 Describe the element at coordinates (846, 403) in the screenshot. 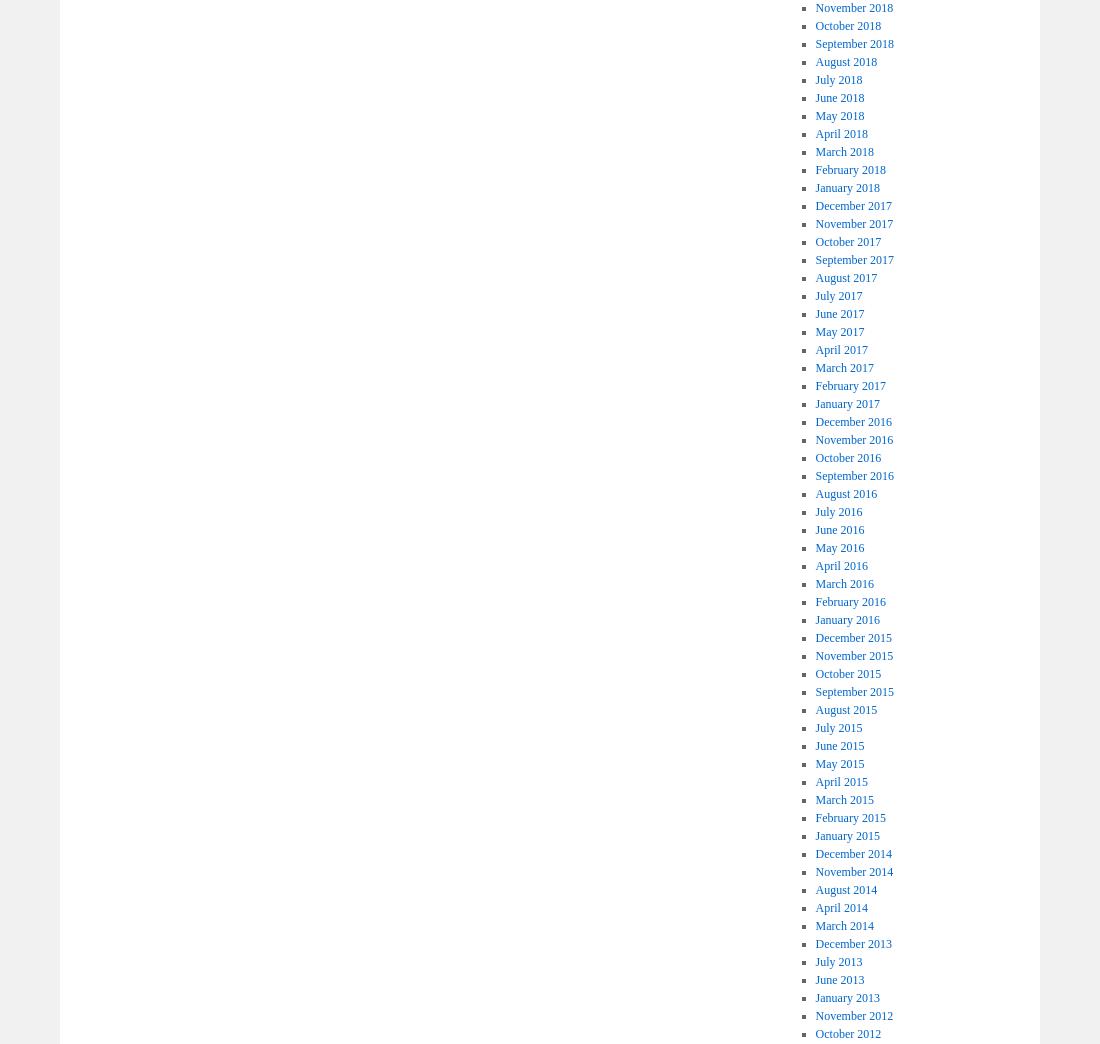

I see `'January 2017'` at that location.